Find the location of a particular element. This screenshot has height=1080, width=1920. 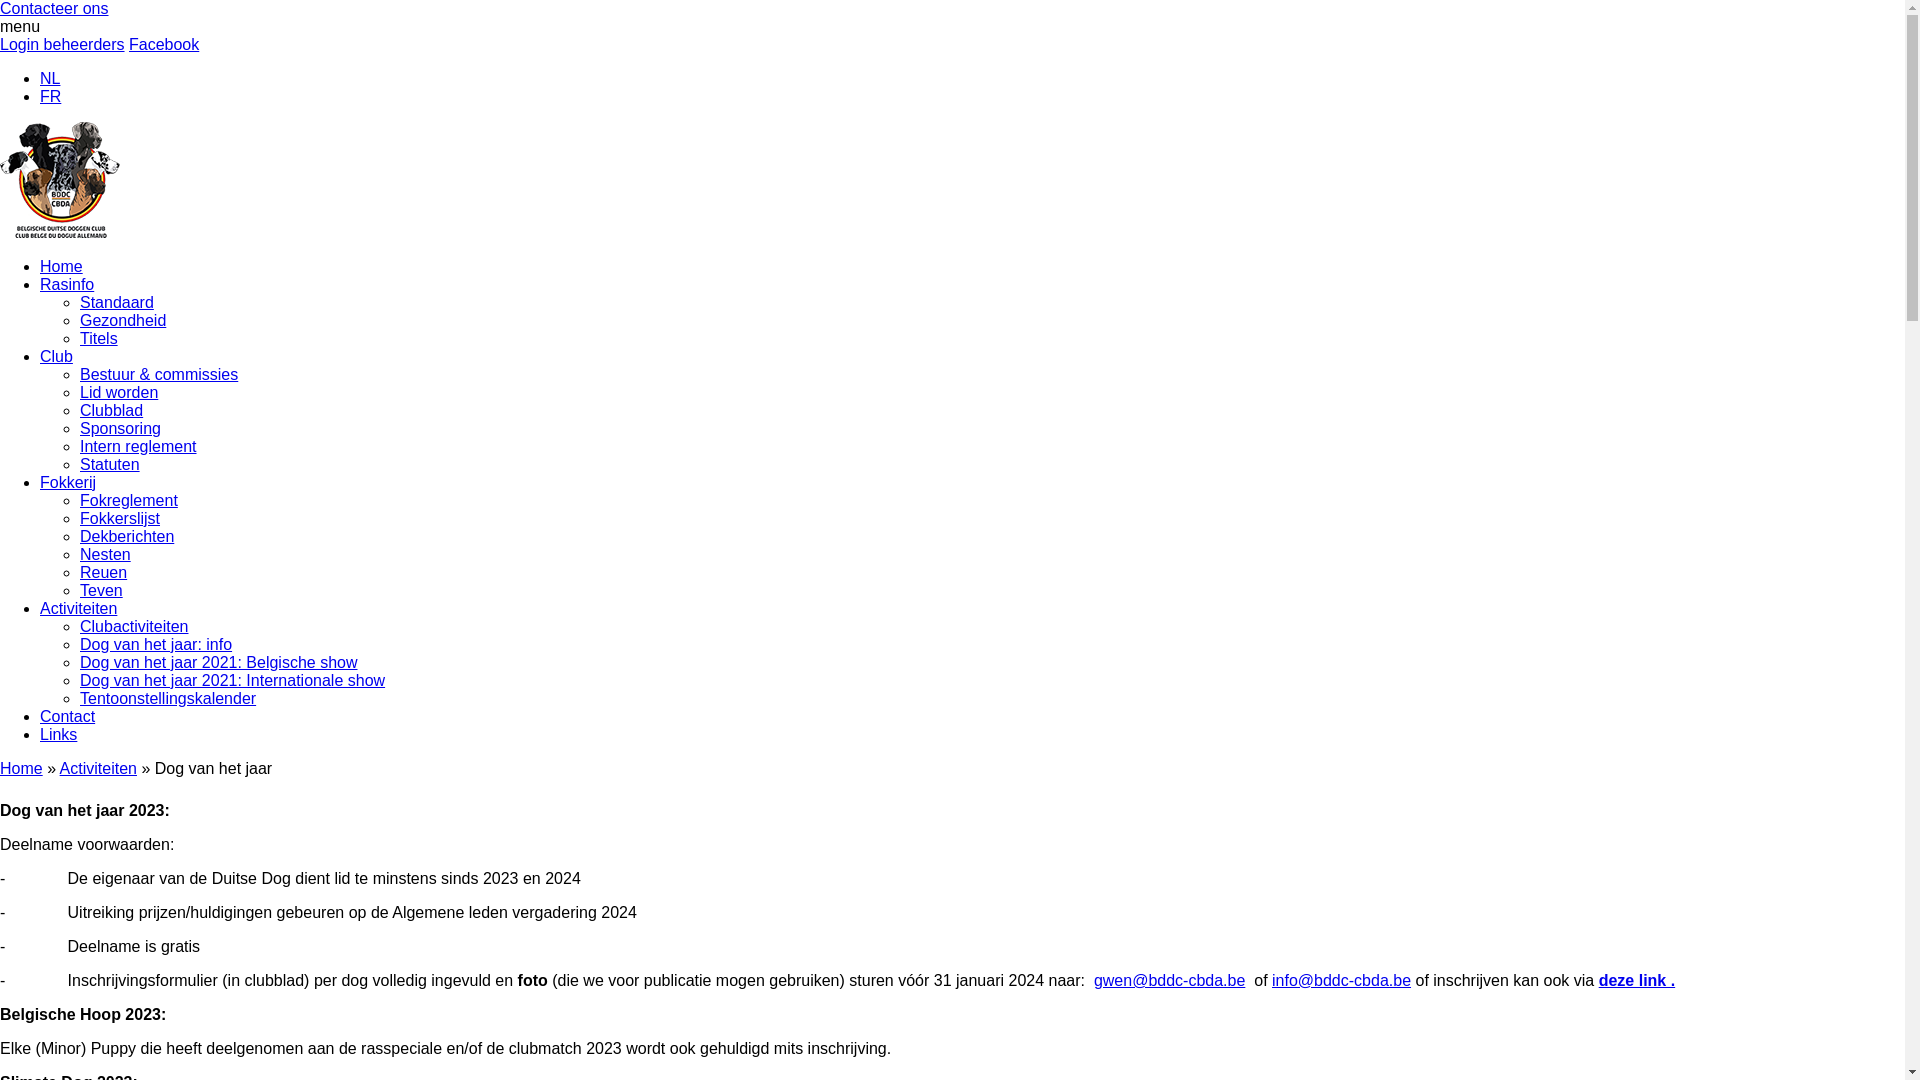

'deze link .' is located at coordinates (1597, 979).